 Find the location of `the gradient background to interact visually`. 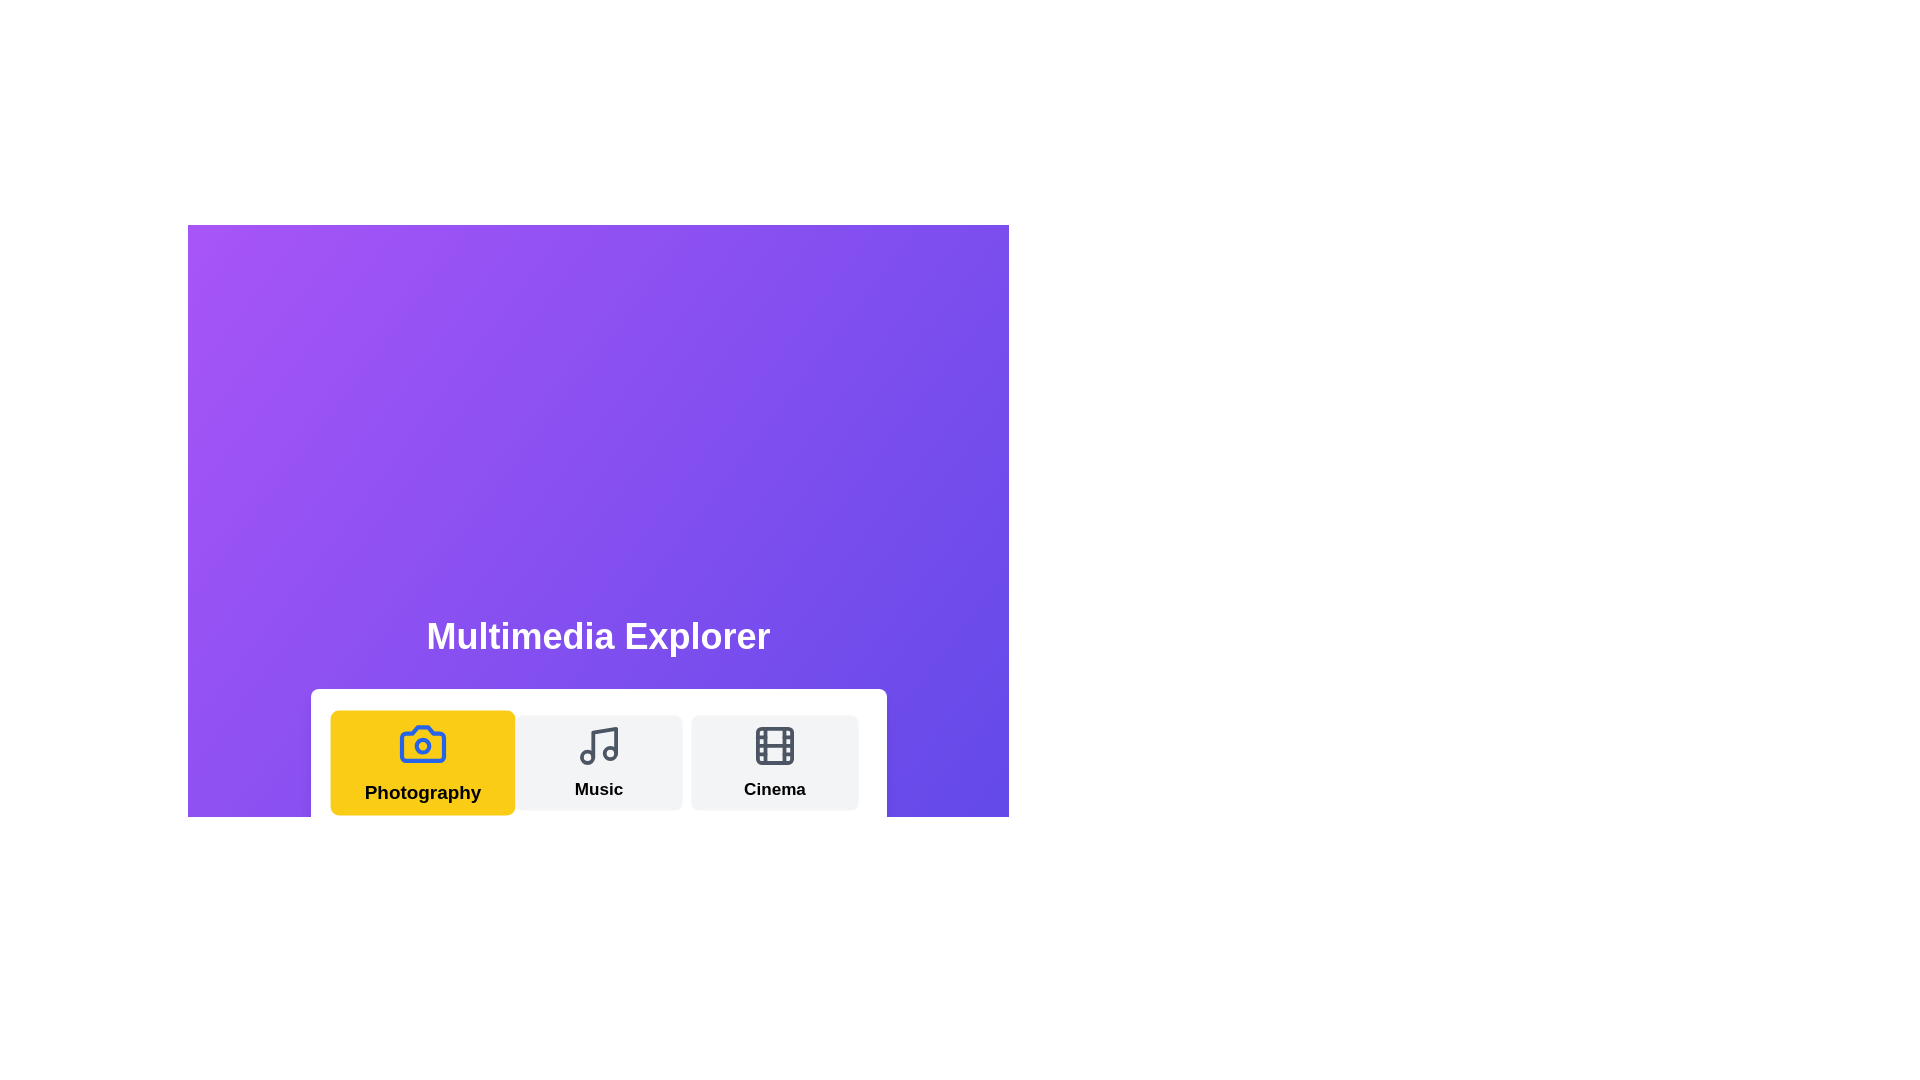

the gradient background to interact visually is located at coordinates (767, 499).